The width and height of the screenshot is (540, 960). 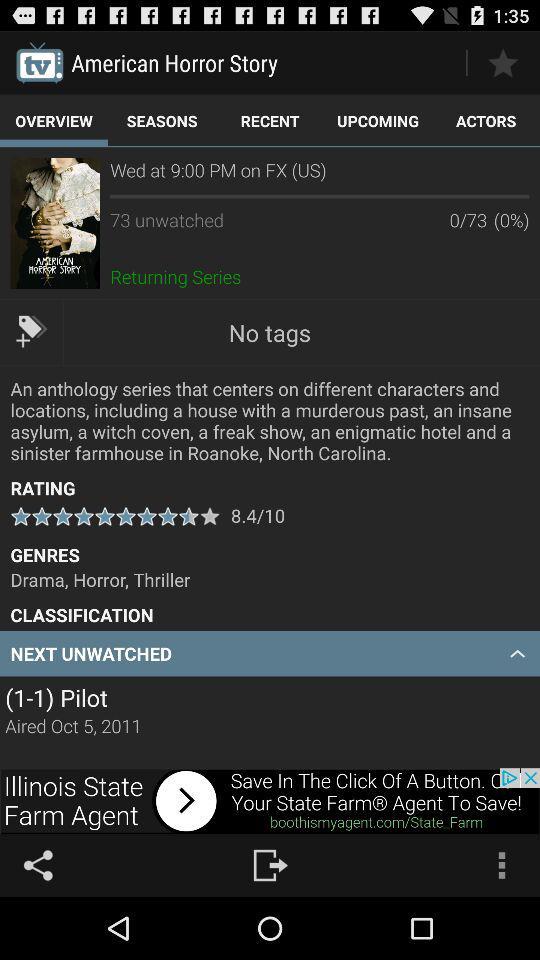 What do you see at coordinates (55, 223) in the screenshot?
I see `to view the show` at bounding box center [55, 223].